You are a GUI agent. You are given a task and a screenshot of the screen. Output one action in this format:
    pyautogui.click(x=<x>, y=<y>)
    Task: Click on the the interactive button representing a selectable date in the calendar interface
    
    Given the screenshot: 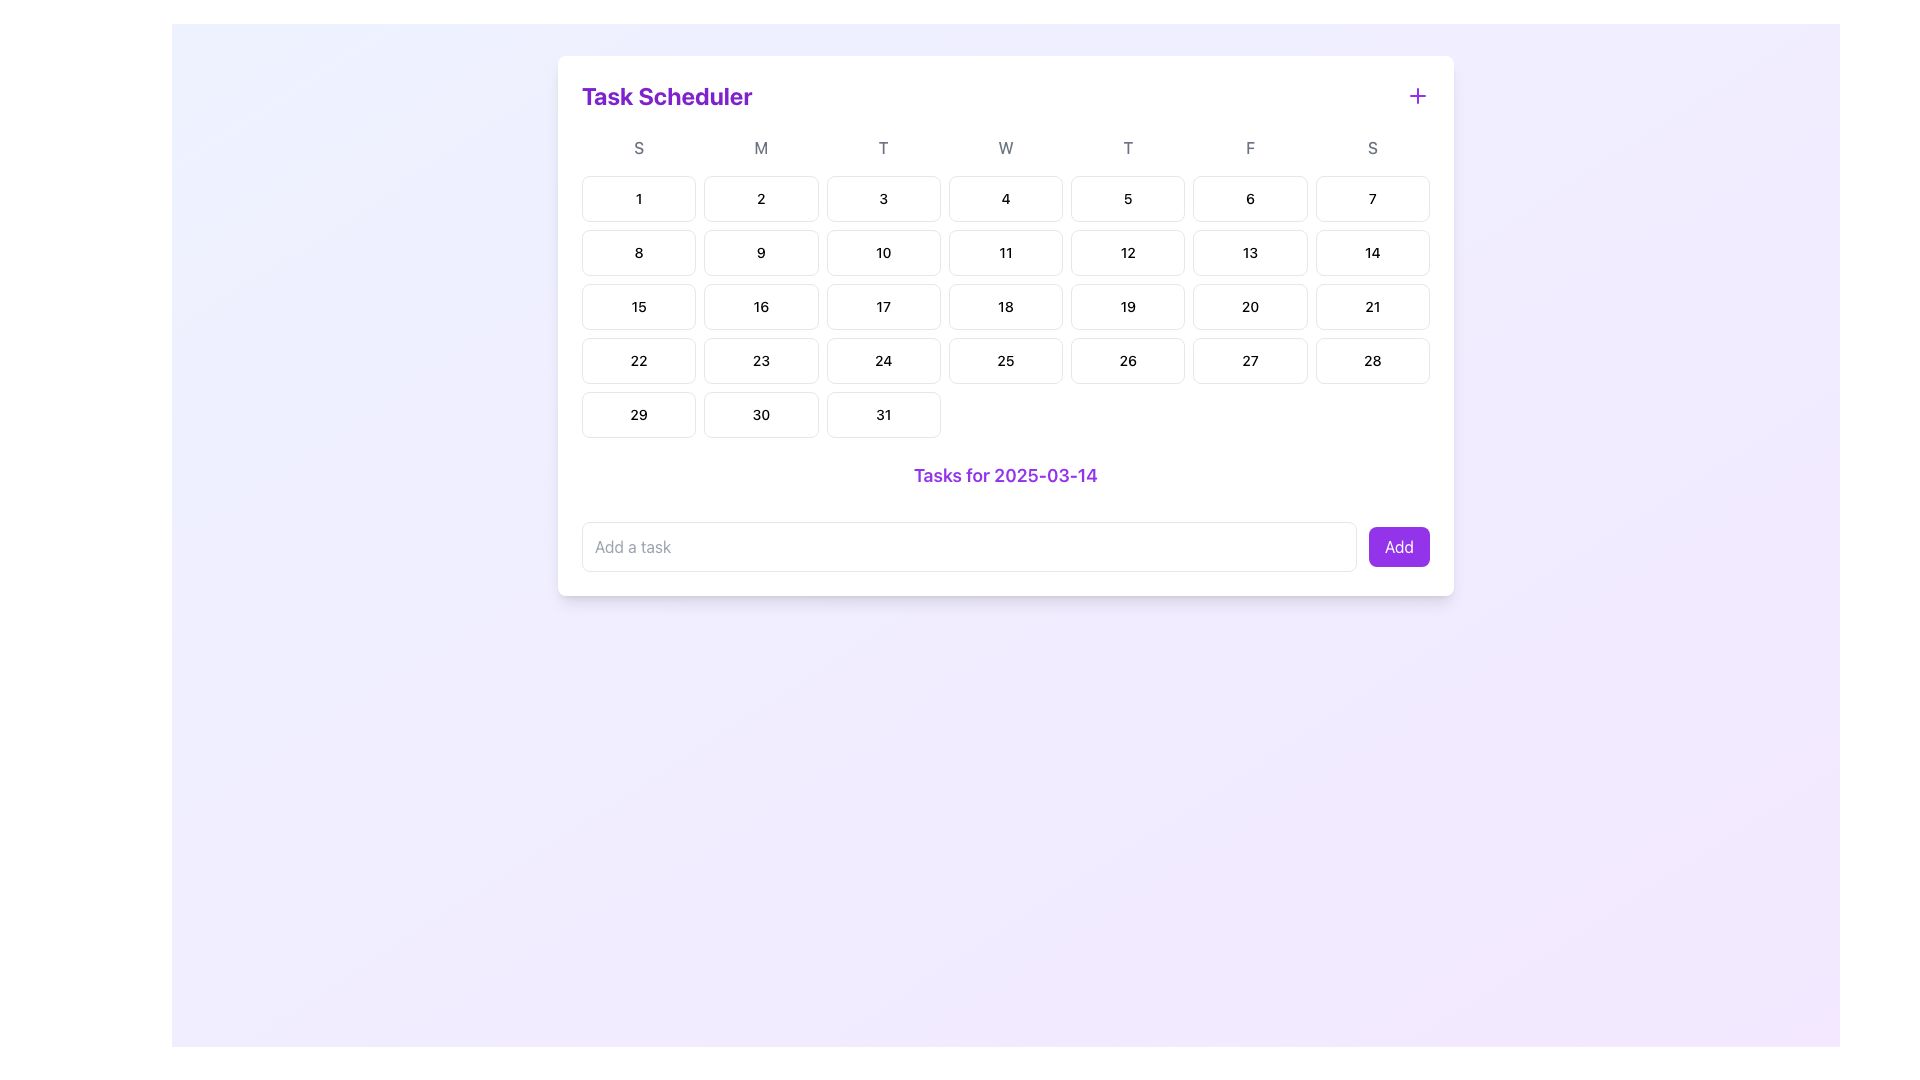 What is the action you would take?
    pyautogui.click(x=760, y=361)
    